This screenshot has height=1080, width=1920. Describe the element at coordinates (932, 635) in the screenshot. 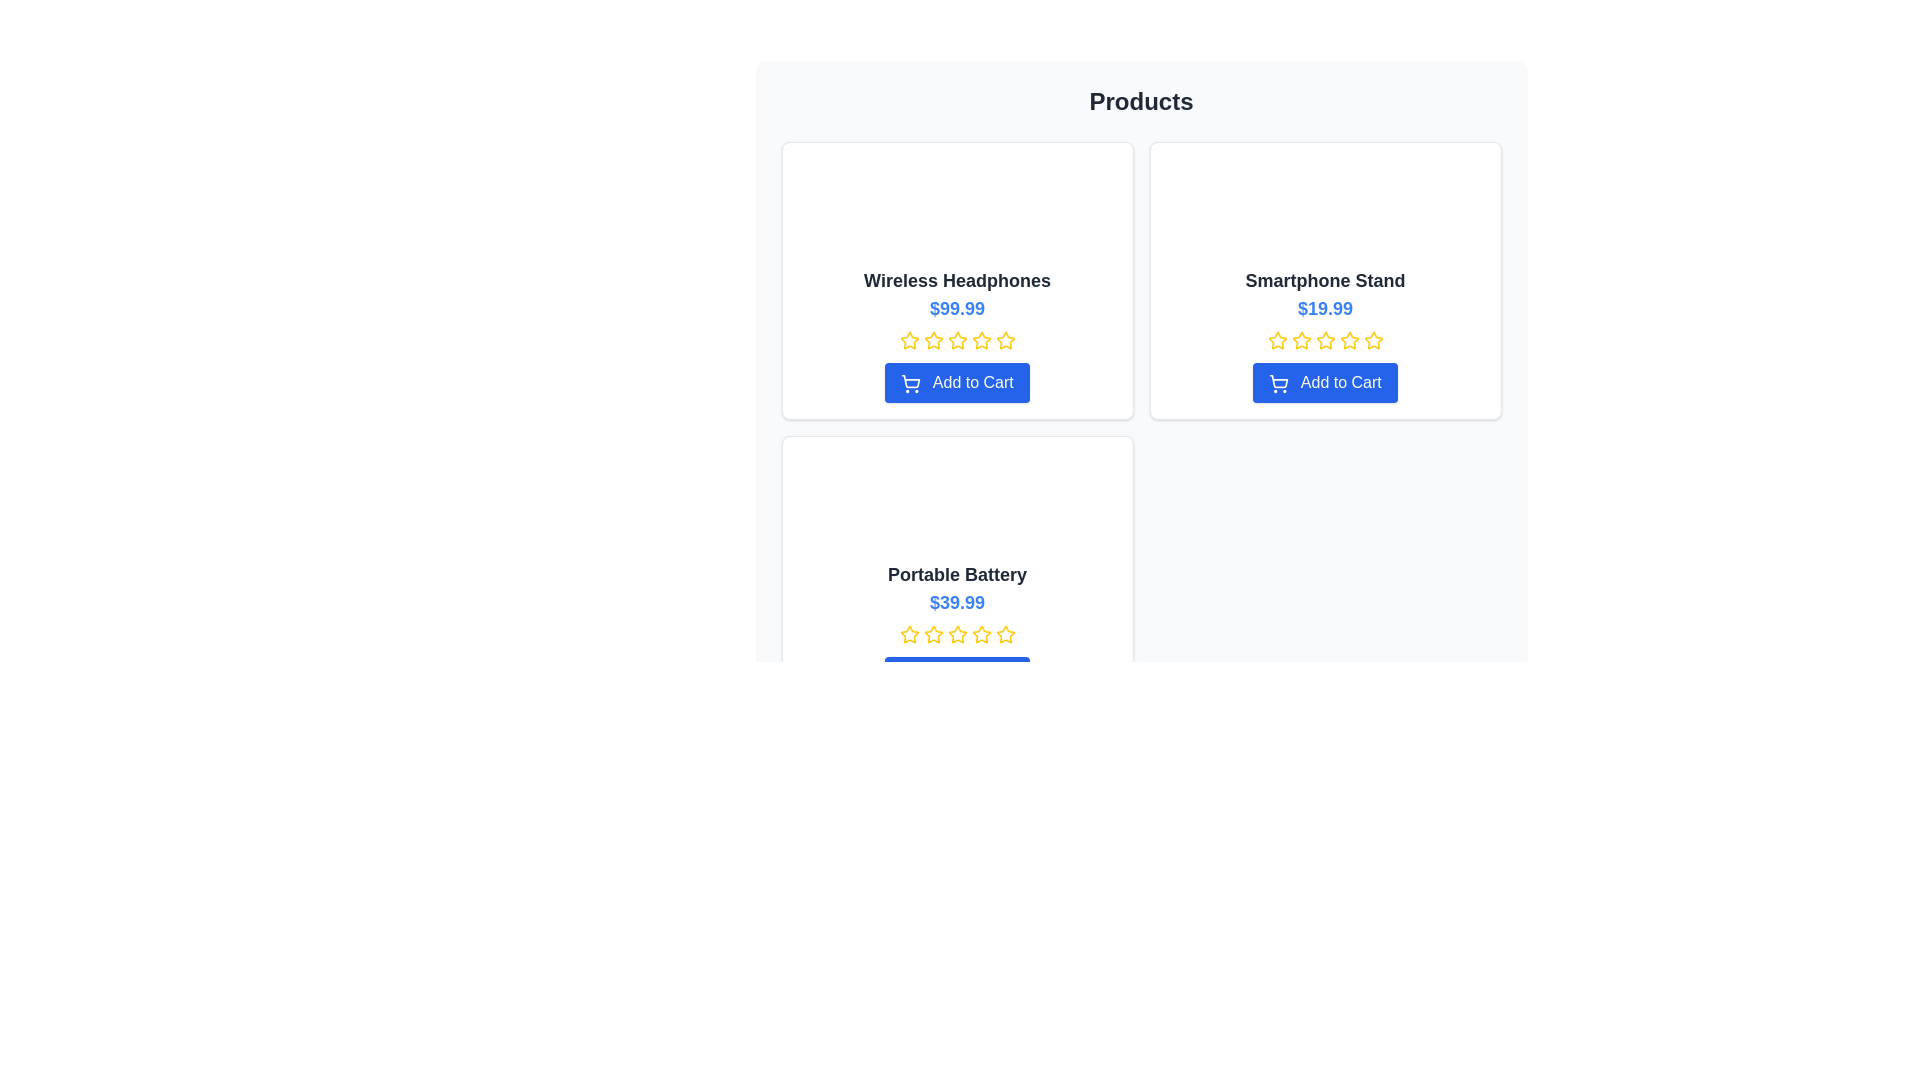

I see `the third star icon from the left in the rating indicator below the 'Portable Battery' product title and price` at that location.